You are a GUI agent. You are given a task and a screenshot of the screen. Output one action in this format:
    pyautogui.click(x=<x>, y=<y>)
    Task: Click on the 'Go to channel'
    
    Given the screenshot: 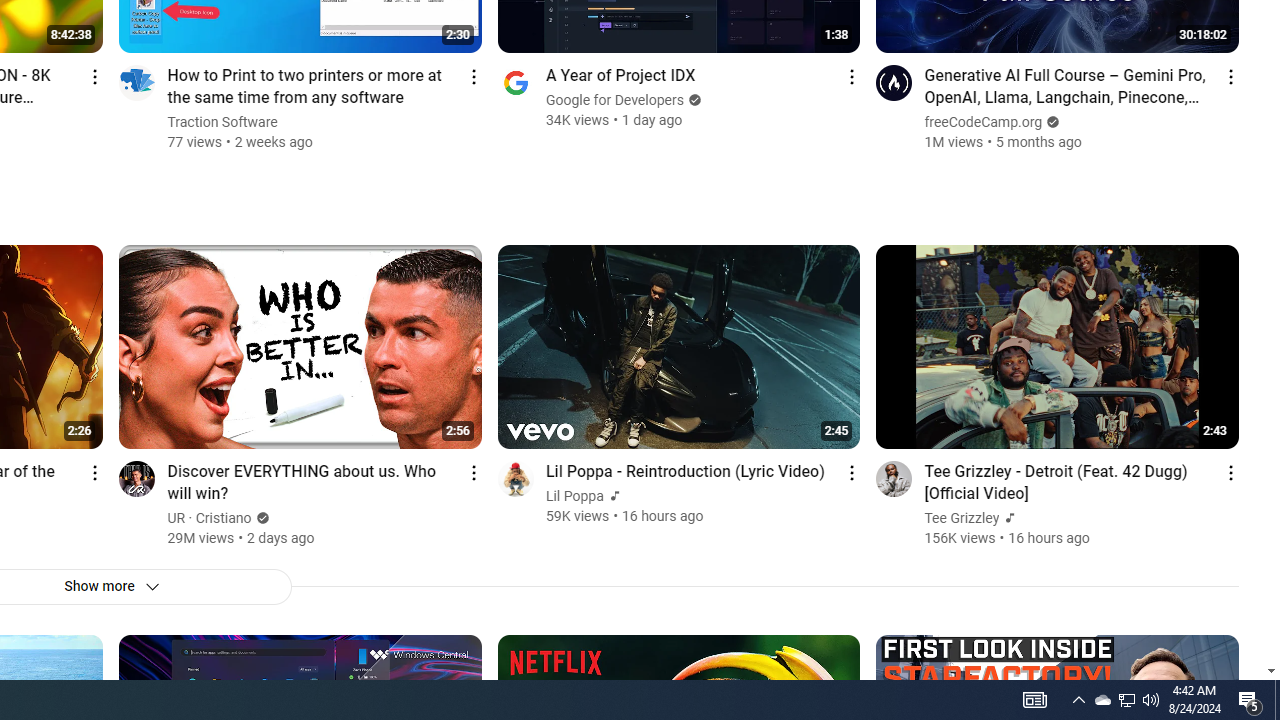 What is the action you would take?
    pyautogui.click(x=893, y=478)
    